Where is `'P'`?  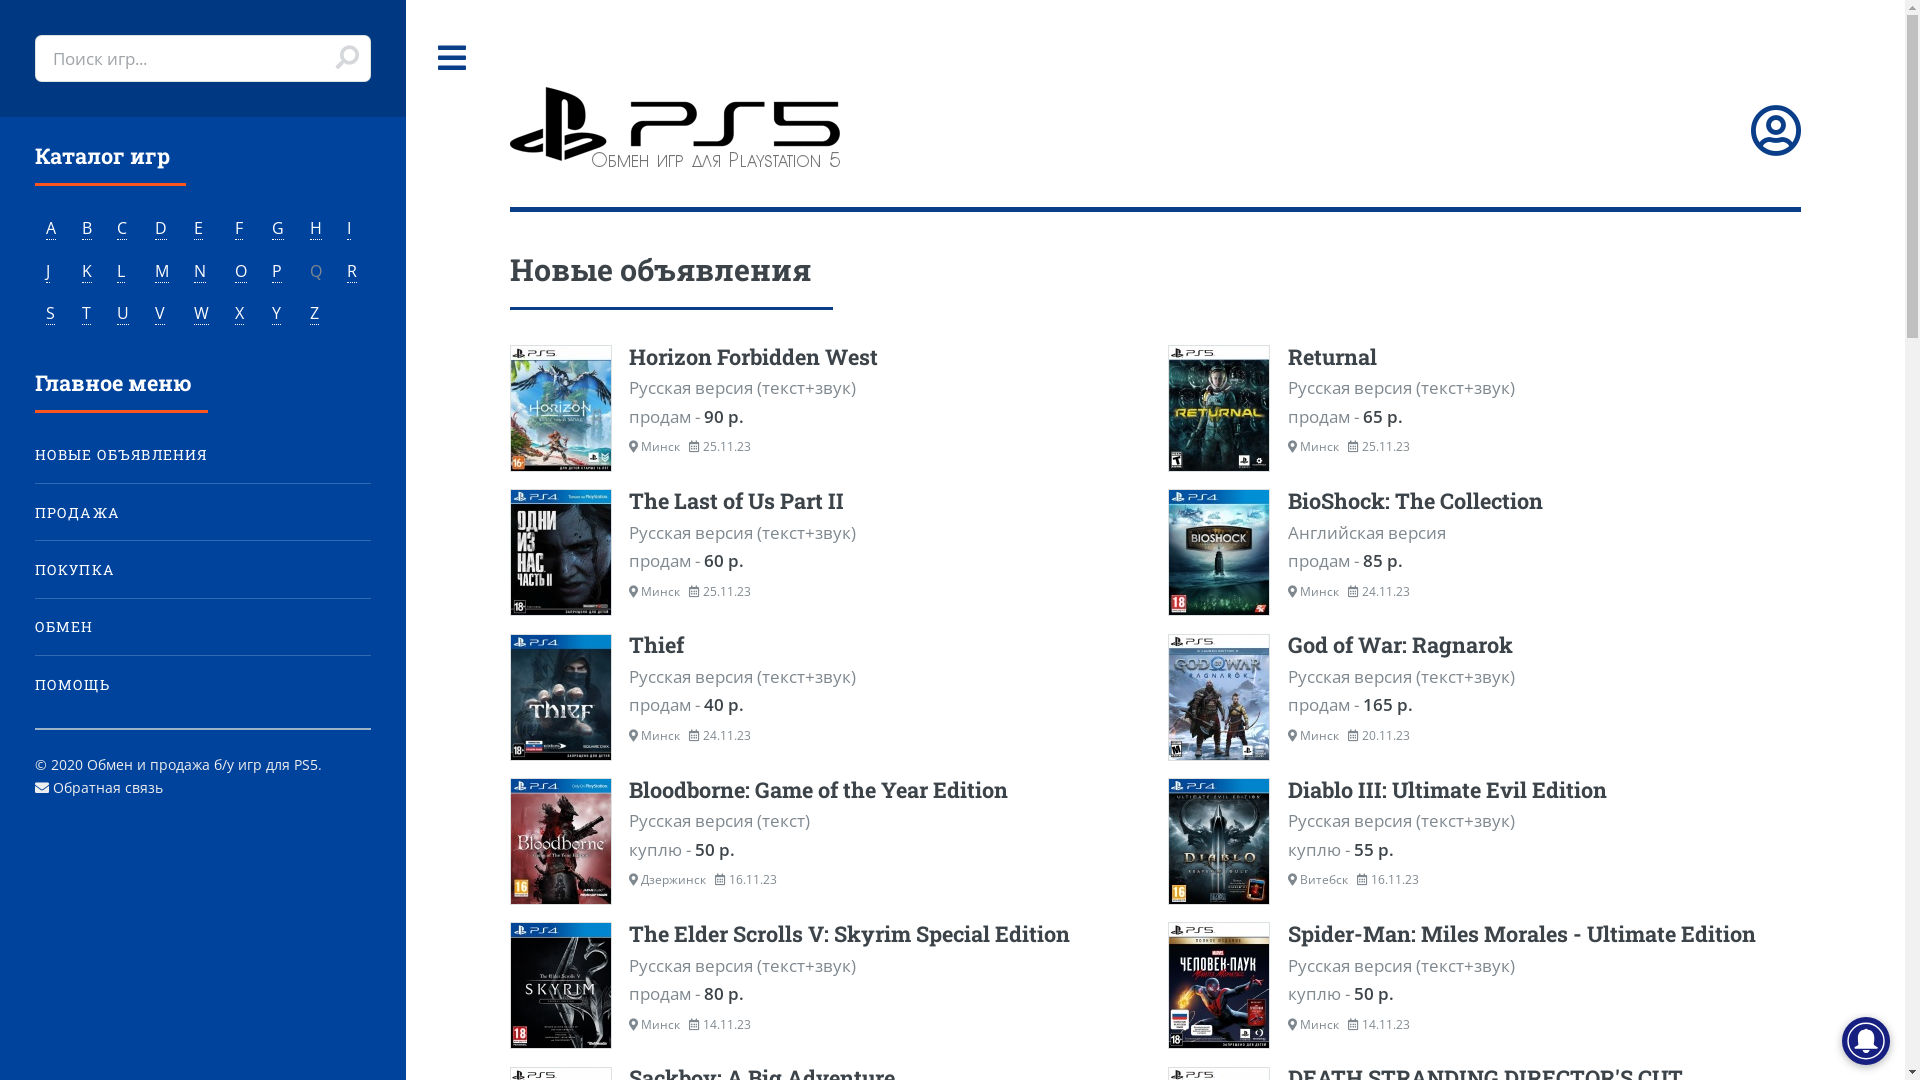 'P' is located at coordinates (276, 271).